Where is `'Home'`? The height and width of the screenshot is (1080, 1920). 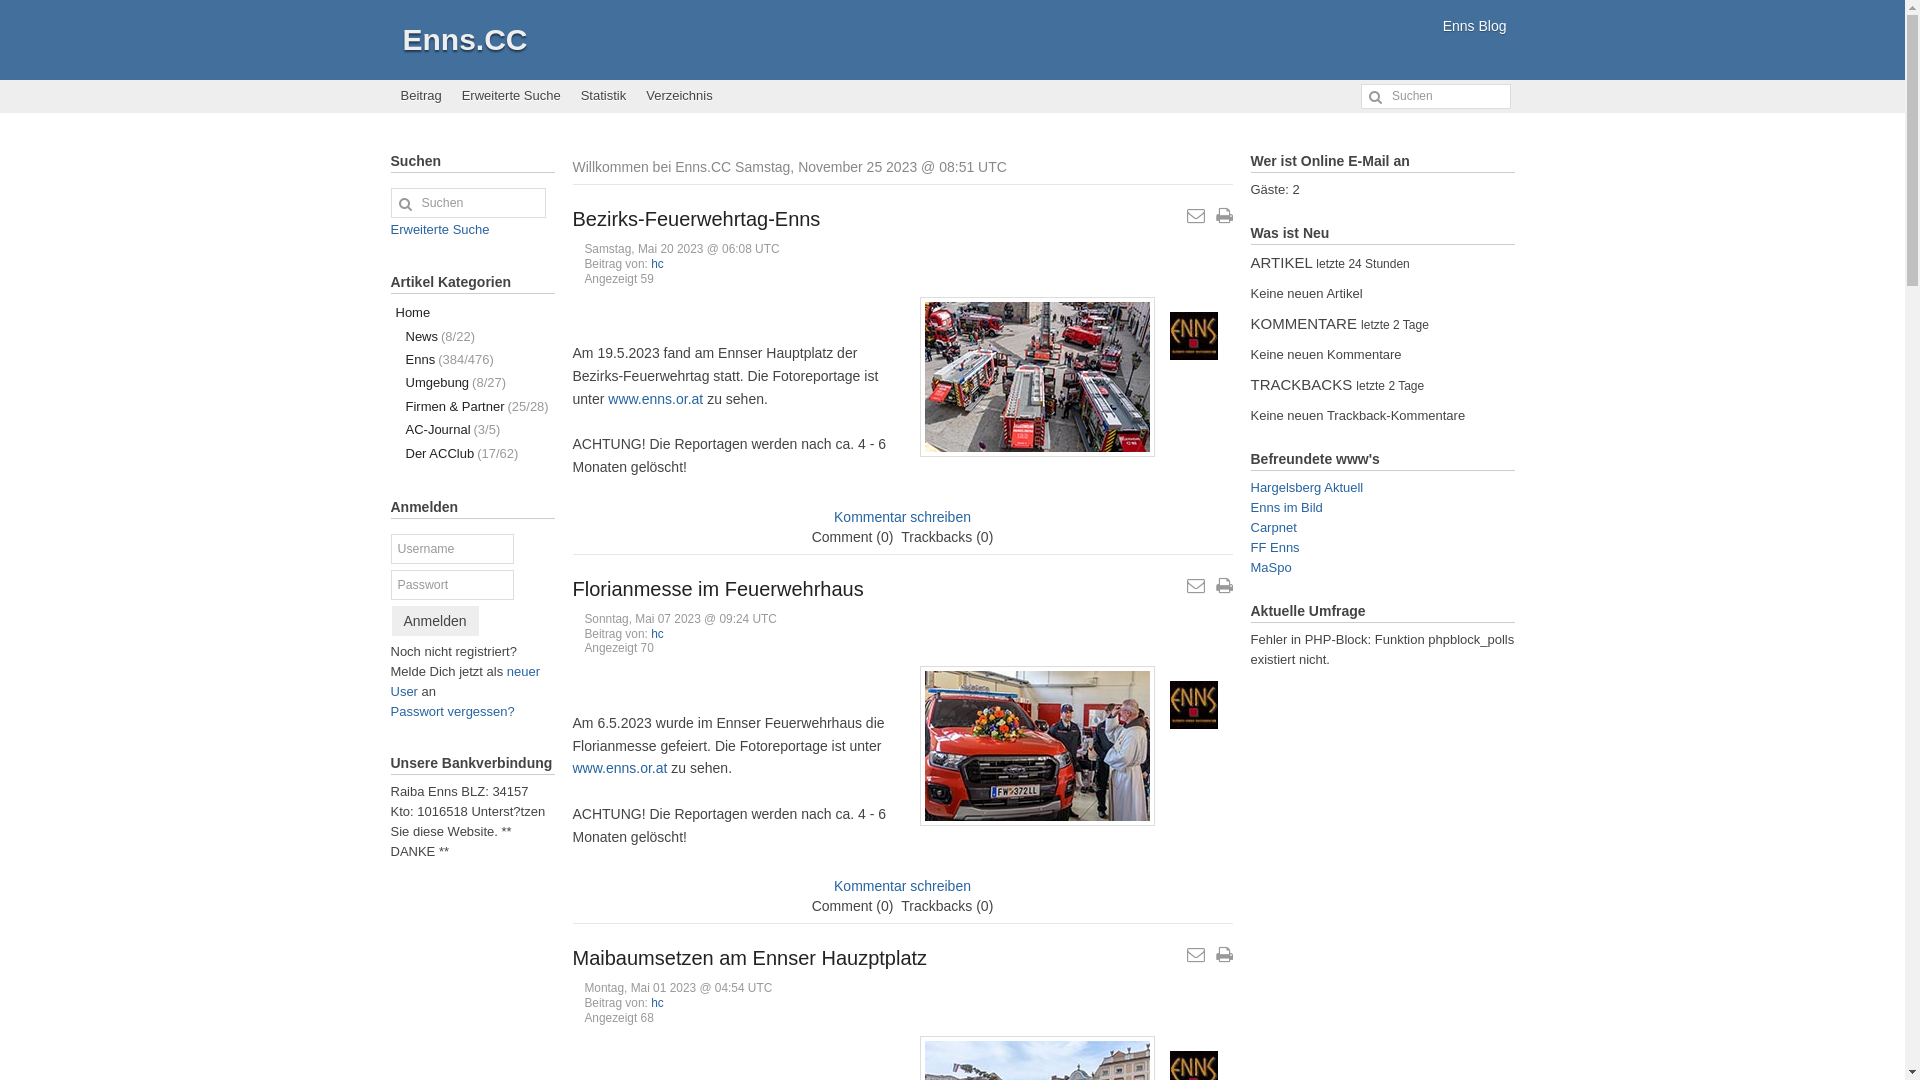
'Home' is located at coordinates (470, 312).